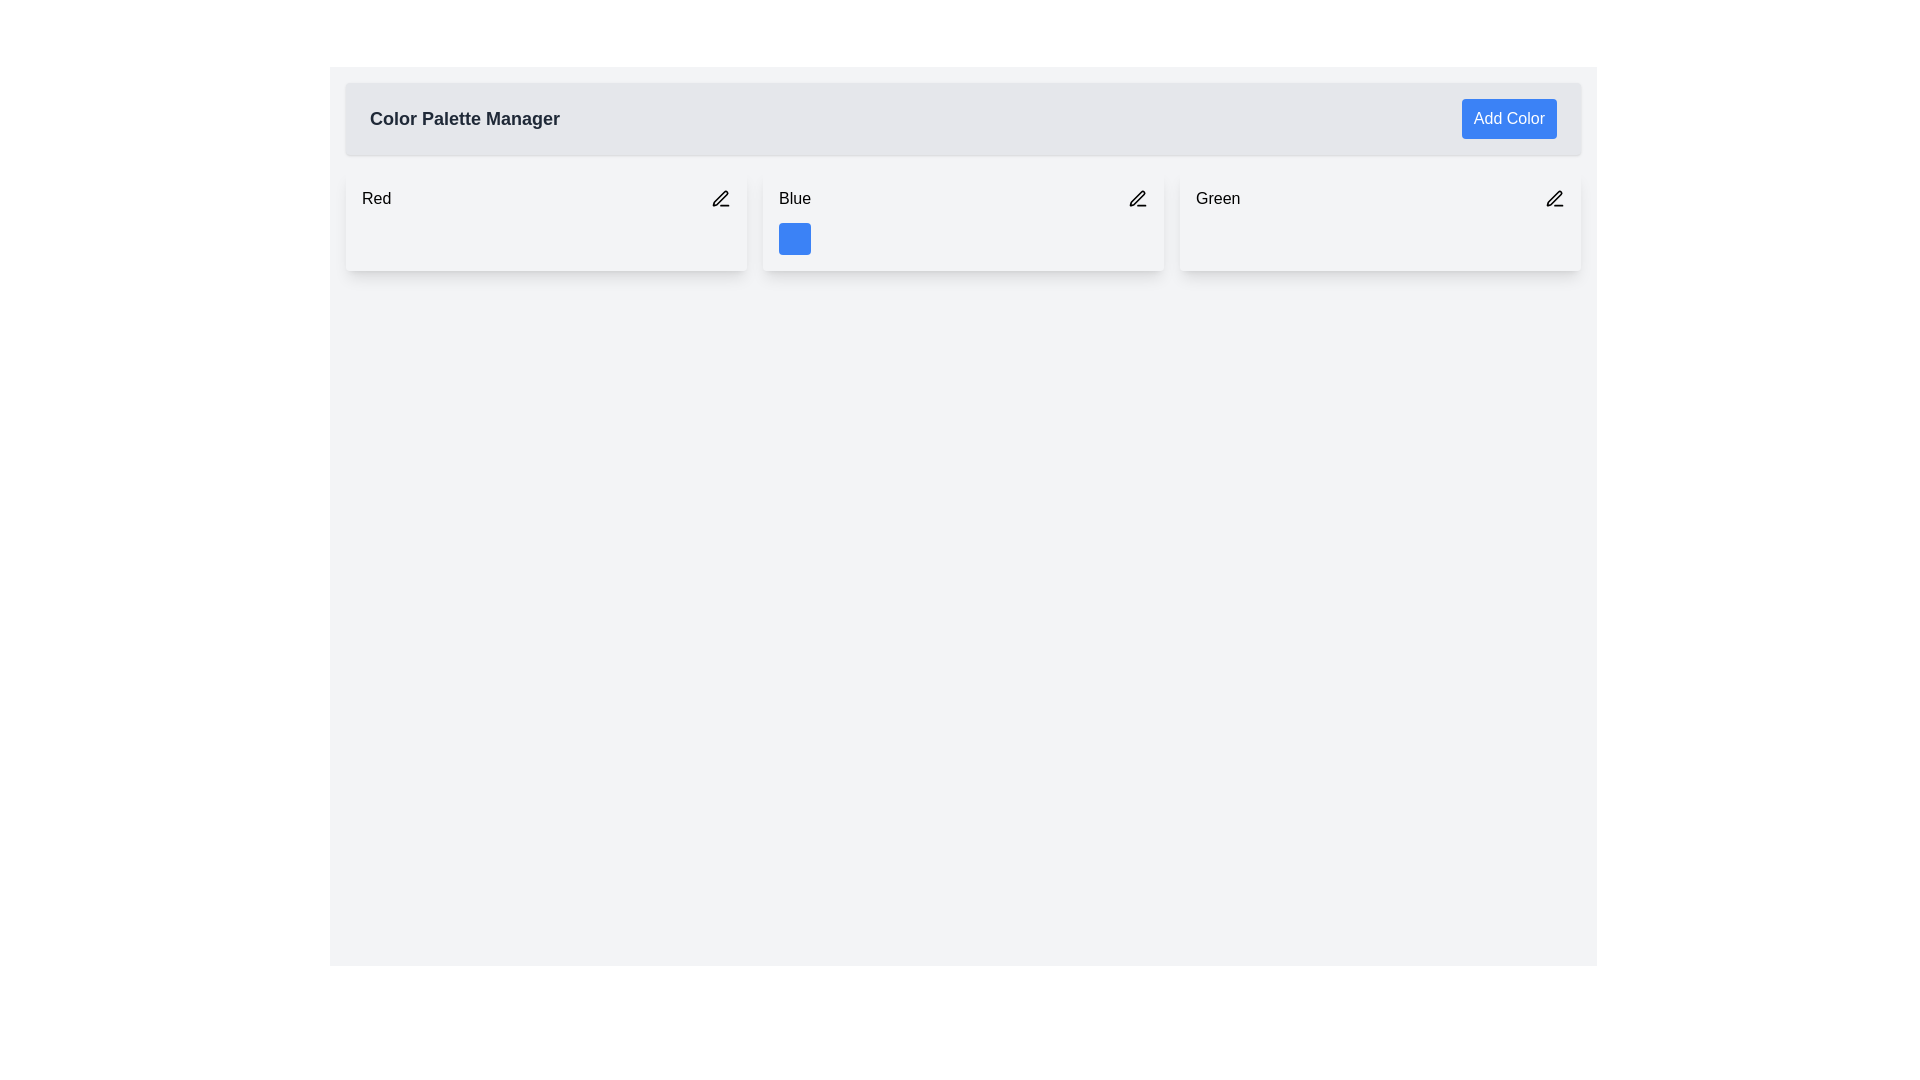 This screenshot has width=1920, height=1080. Describe the element at coordinates (1217, 199) in the screenshot. I see `the static text label indicating the 'Green' section, located on the rightmost card in the second row of the primary content area` at that location.